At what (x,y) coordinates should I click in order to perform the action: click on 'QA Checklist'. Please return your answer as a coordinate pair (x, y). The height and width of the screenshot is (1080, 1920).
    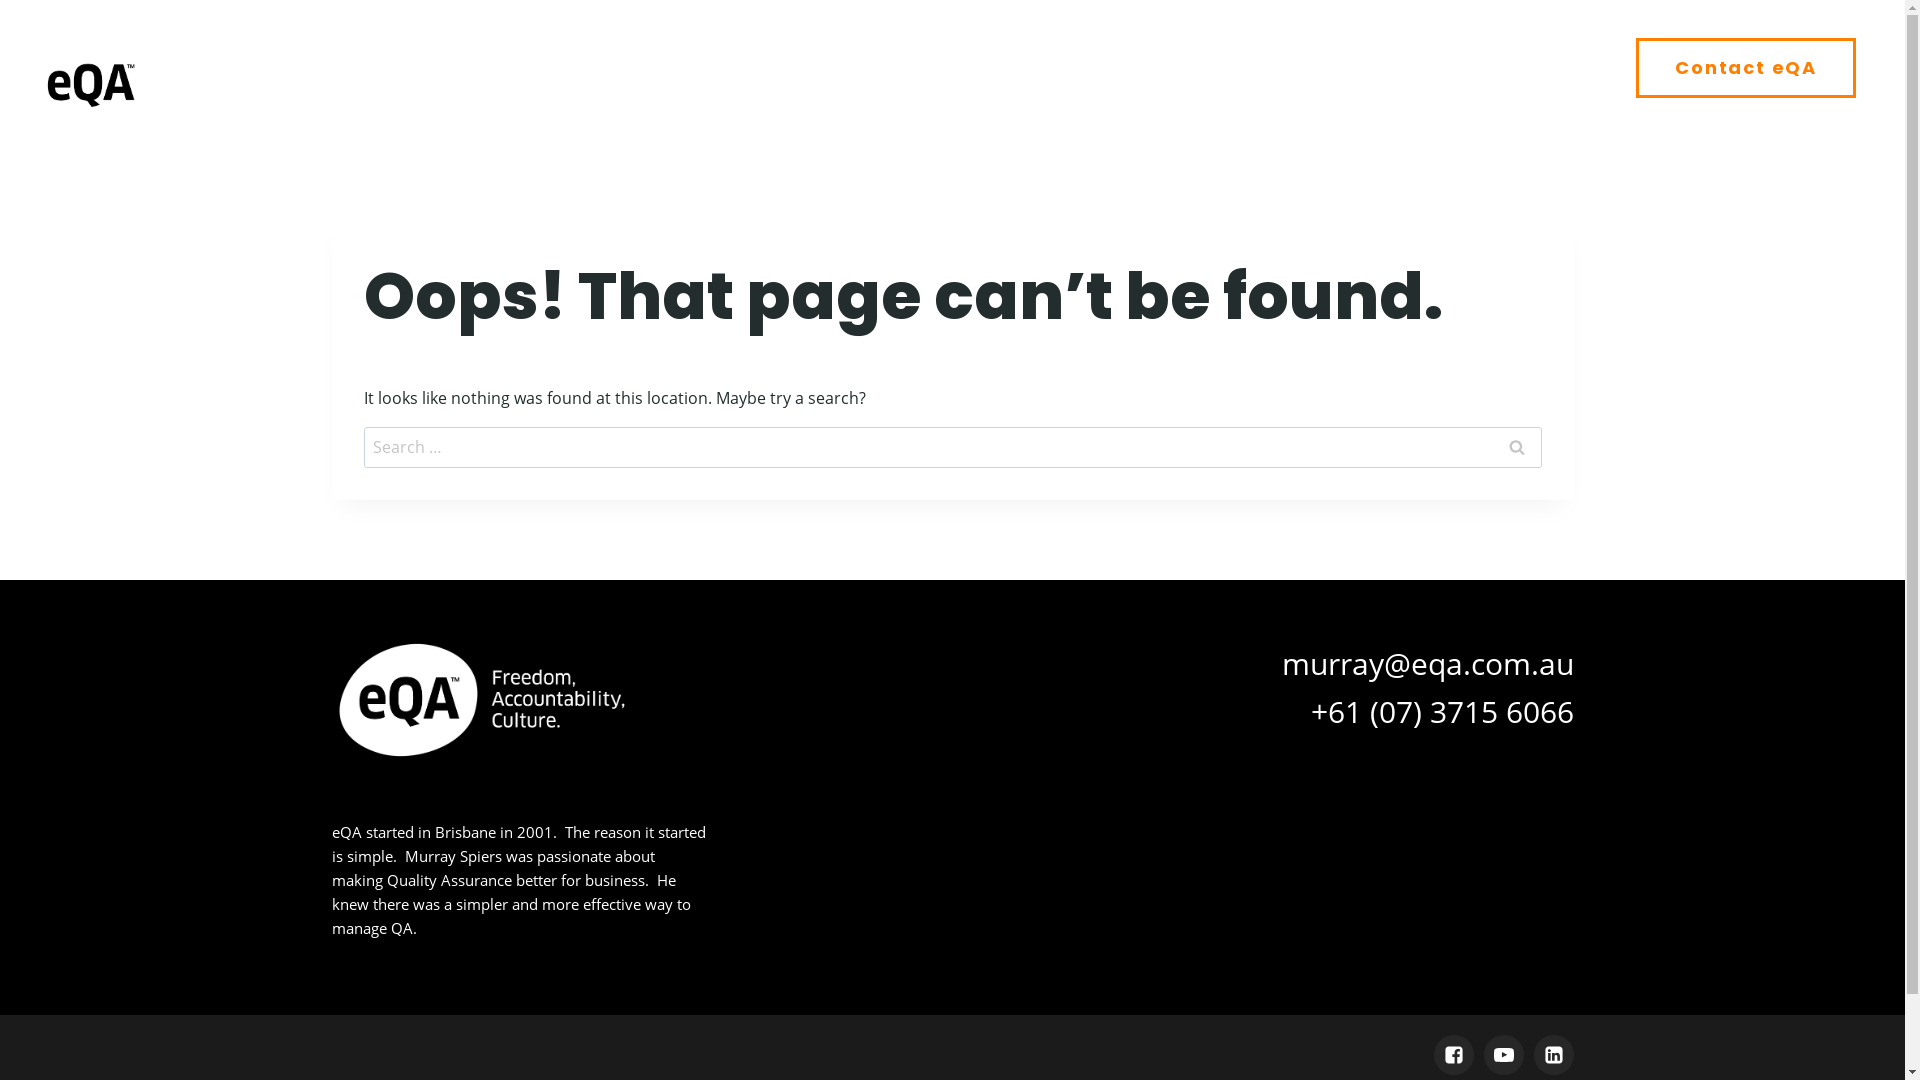
    Looking at the image, I should click on (1036, 67).